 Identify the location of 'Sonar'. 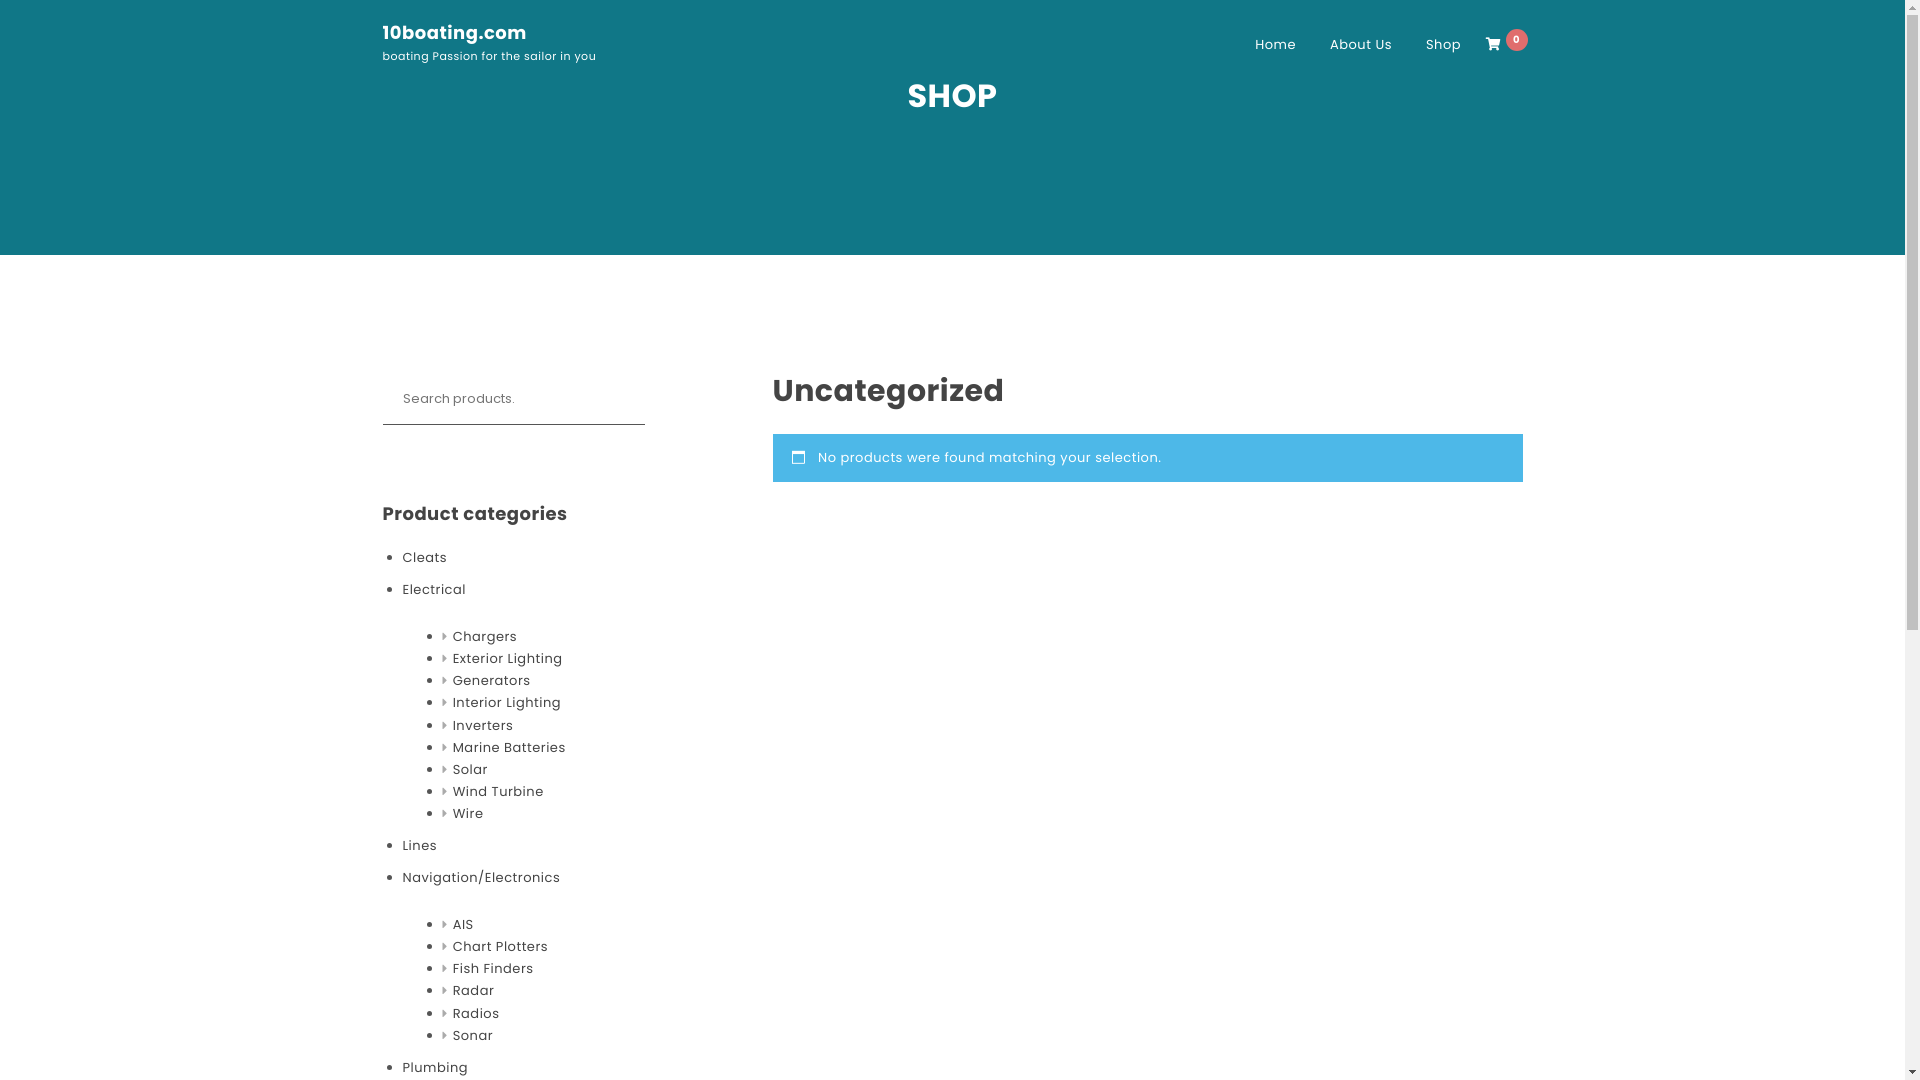
(472, 1035).